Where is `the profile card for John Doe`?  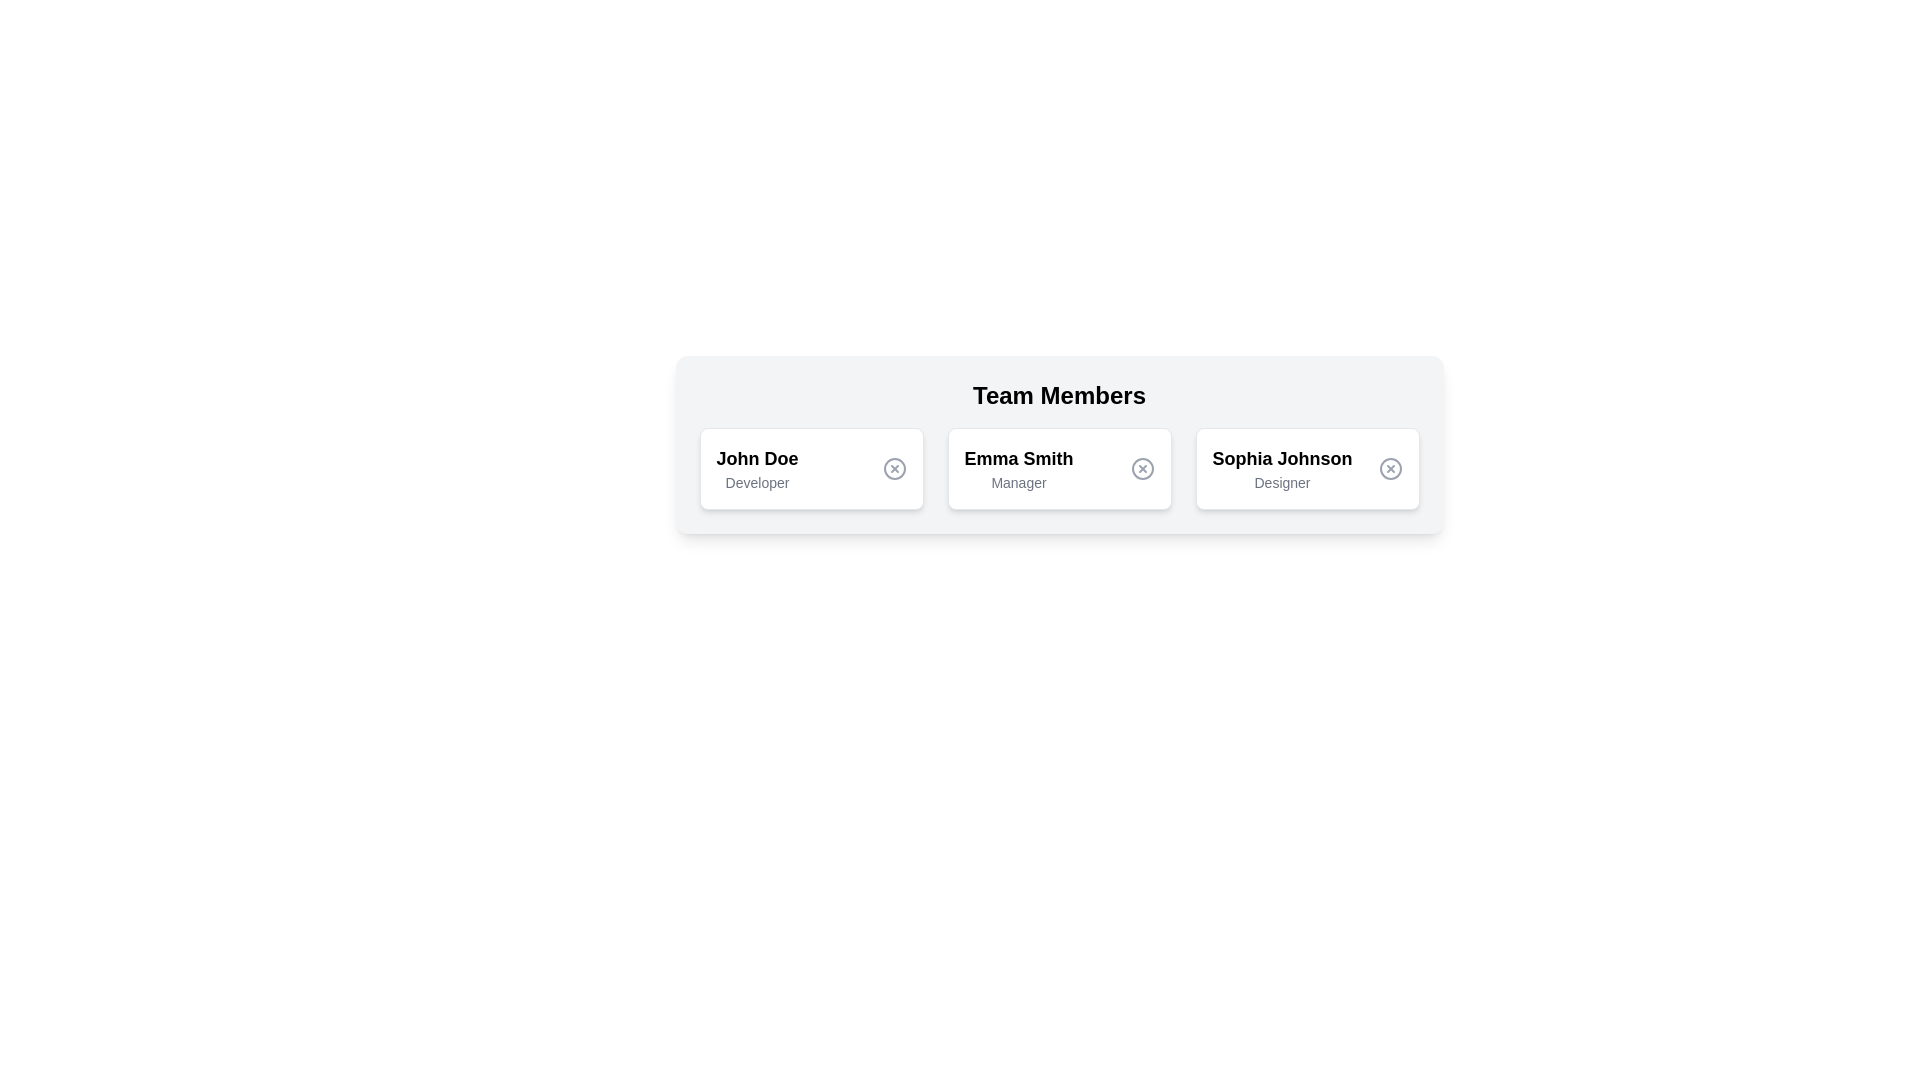
the profile card for John Doe is located at coordinates (811, 469).